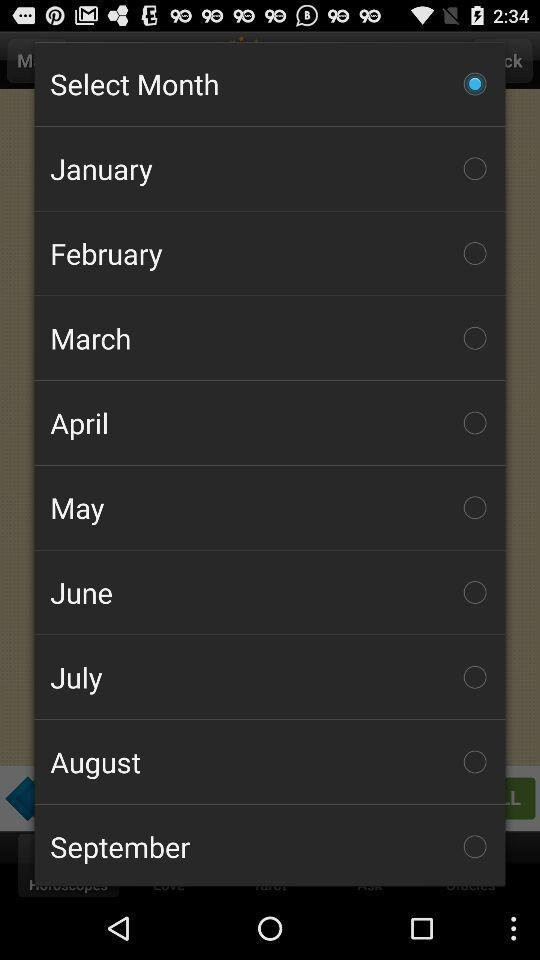 The width and height of the screenshot is (540, 960). Describe the element at coordinates (270, 506) in the screenshot. I see `the item below april item` at that location.